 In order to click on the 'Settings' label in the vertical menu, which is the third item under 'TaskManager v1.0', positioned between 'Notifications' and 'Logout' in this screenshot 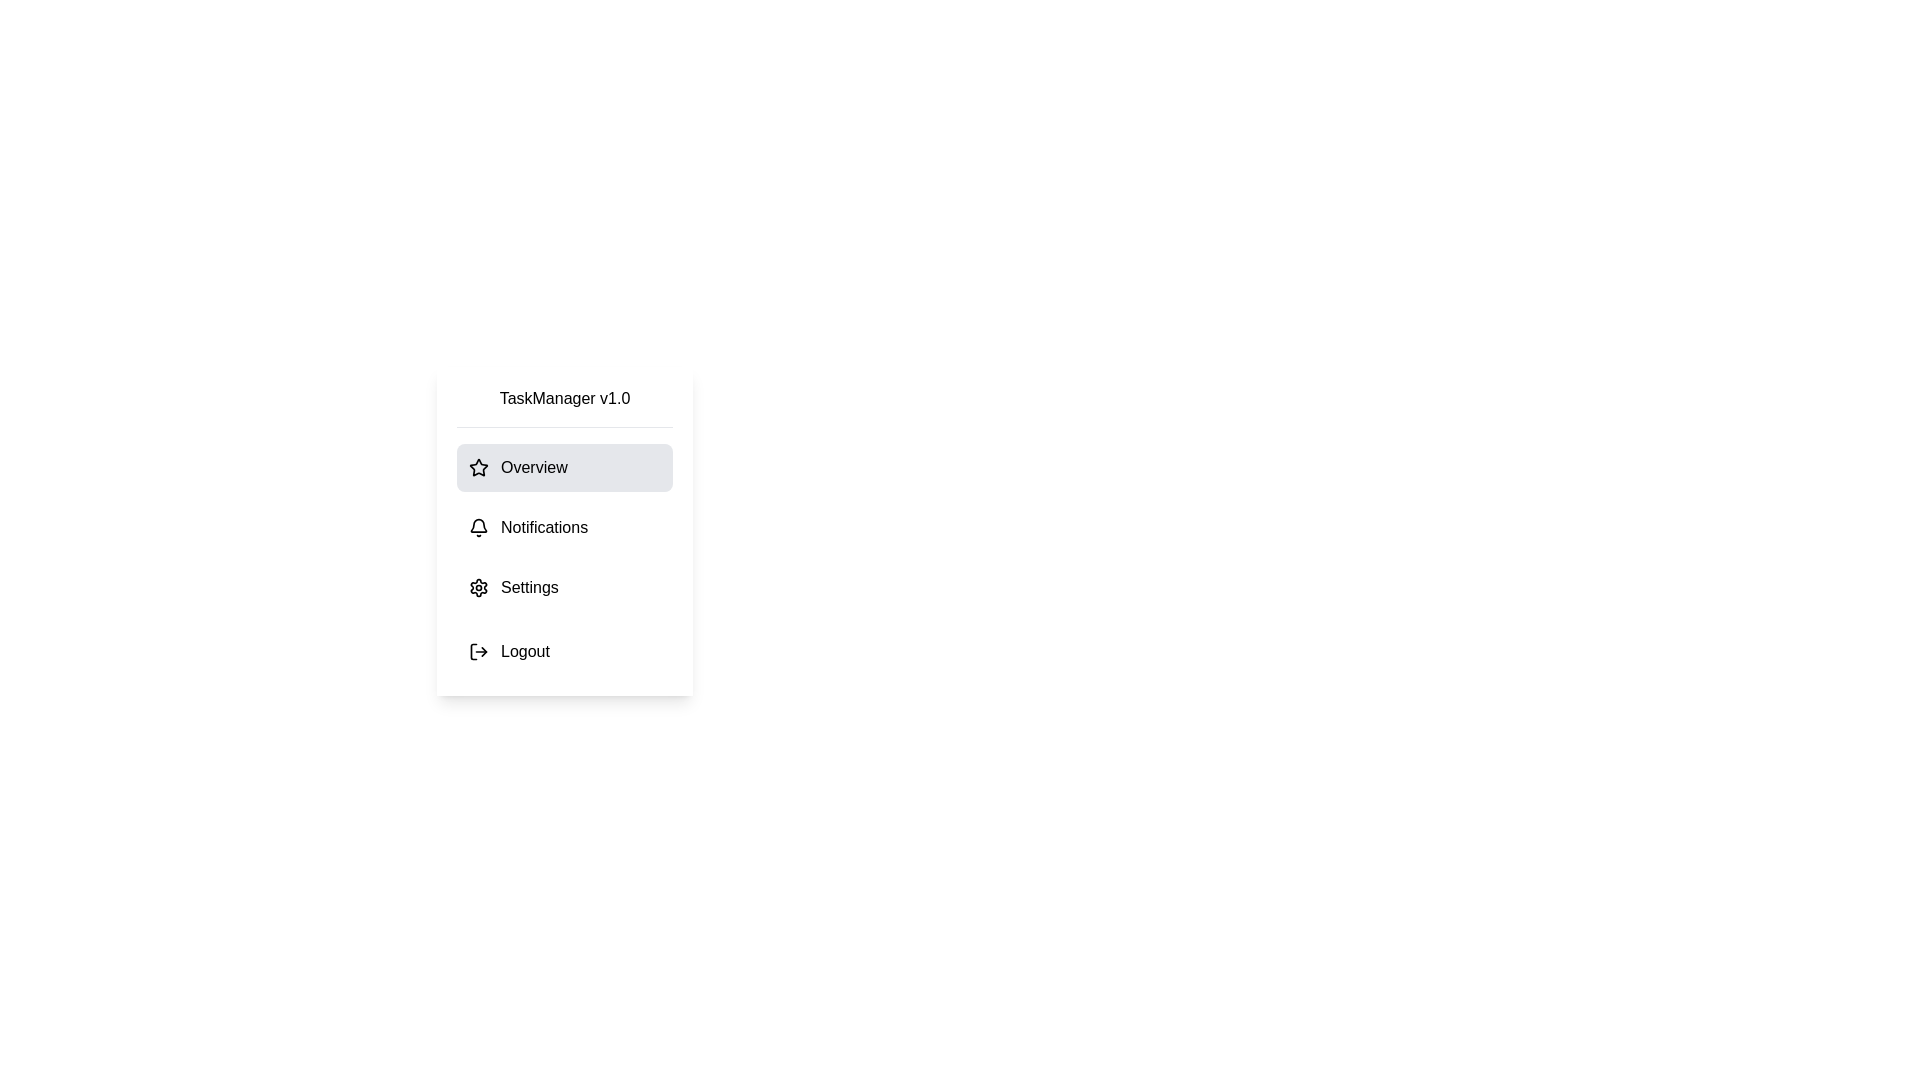, I will do `click(529, 586)`.